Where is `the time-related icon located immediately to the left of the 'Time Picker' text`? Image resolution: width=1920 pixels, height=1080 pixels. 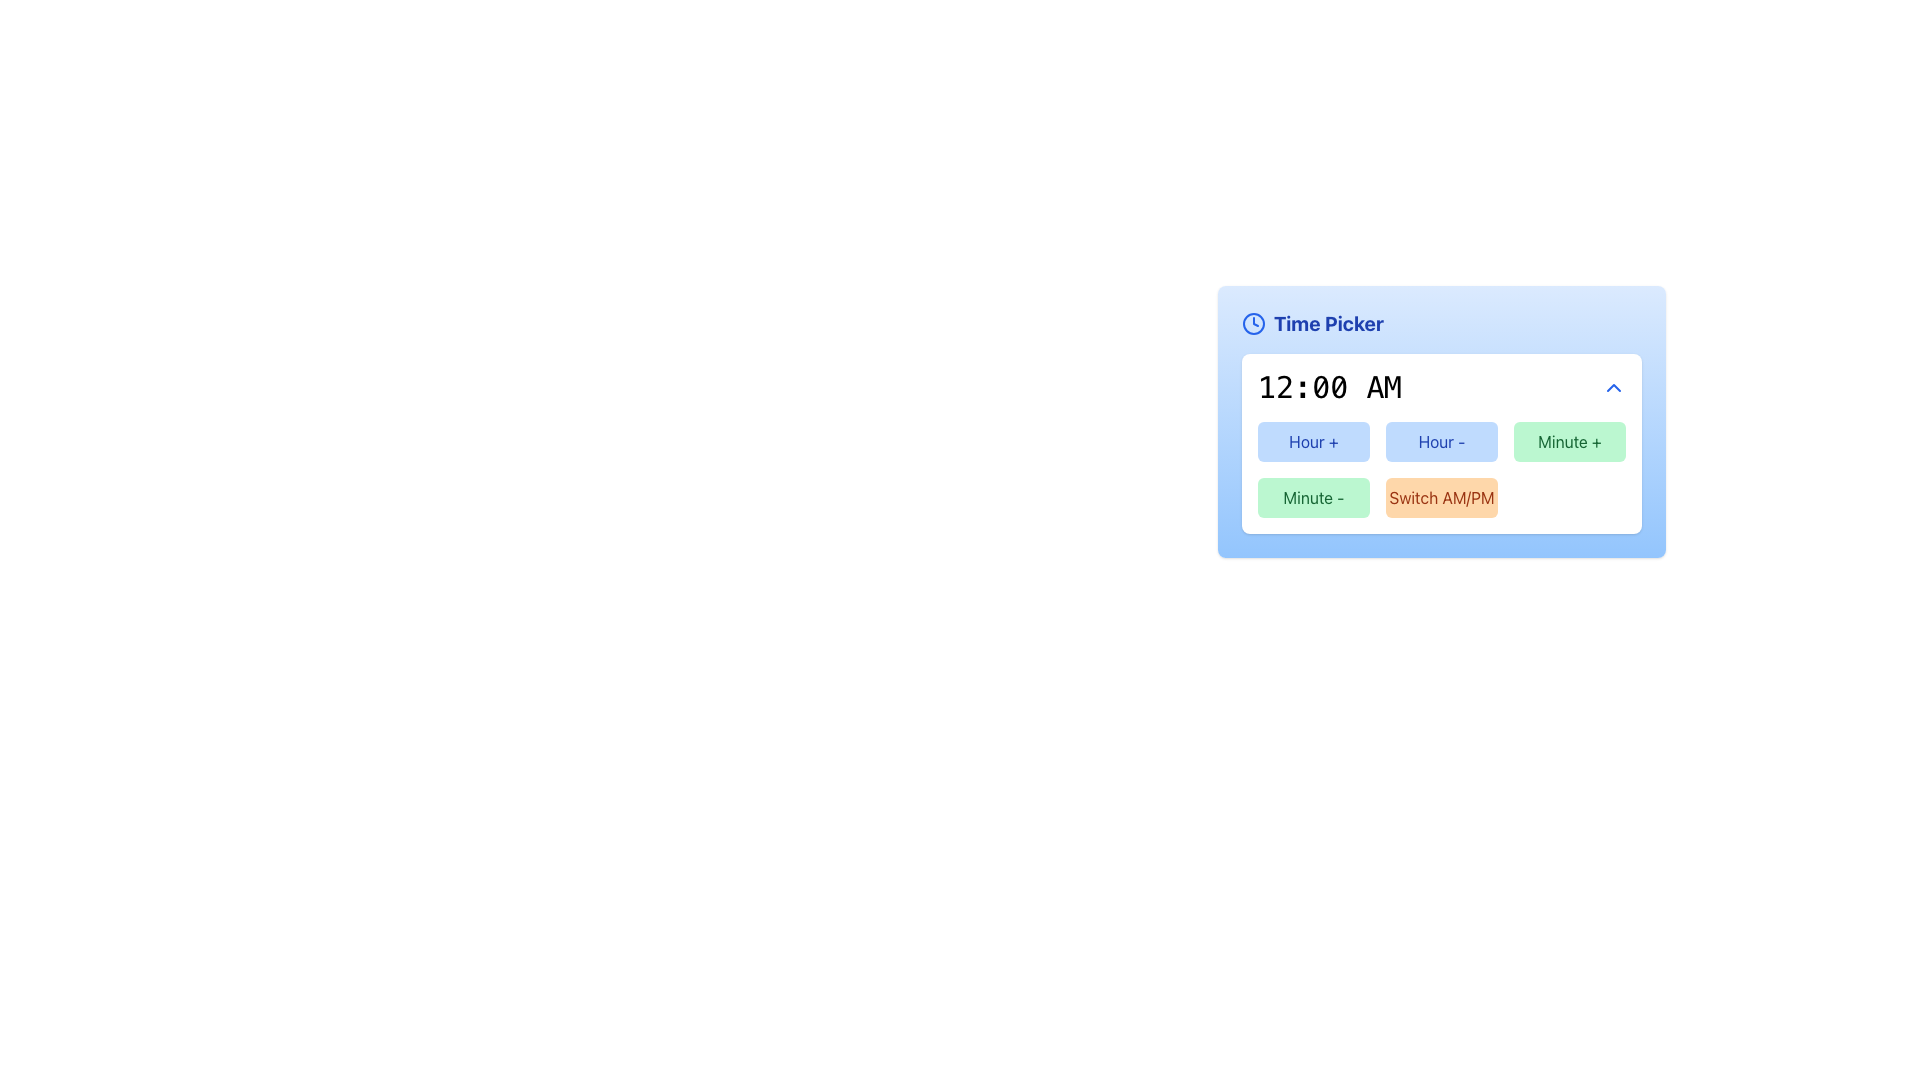
the time-related icon located immediately to the left of the 'Time Picker' text is located at coordinates (1252, 323).